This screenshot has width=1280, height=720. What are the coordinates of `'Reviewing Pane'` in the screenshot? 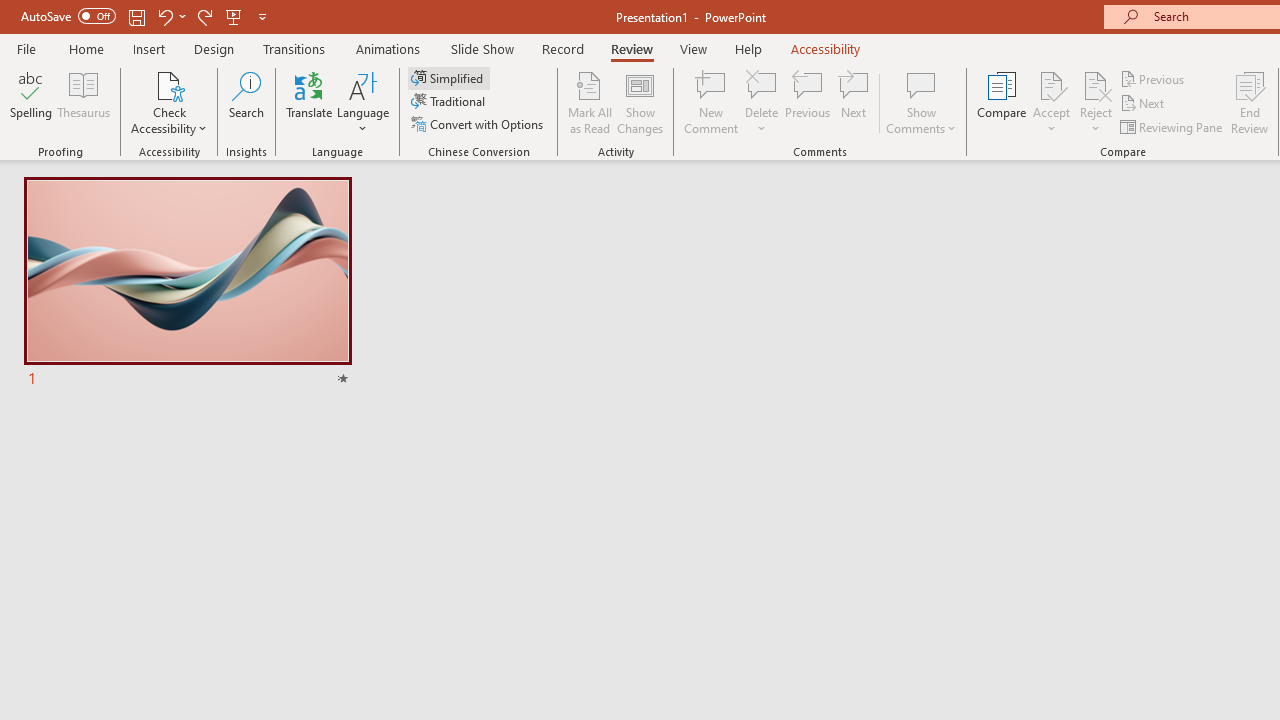 It's located at (1173, 127).